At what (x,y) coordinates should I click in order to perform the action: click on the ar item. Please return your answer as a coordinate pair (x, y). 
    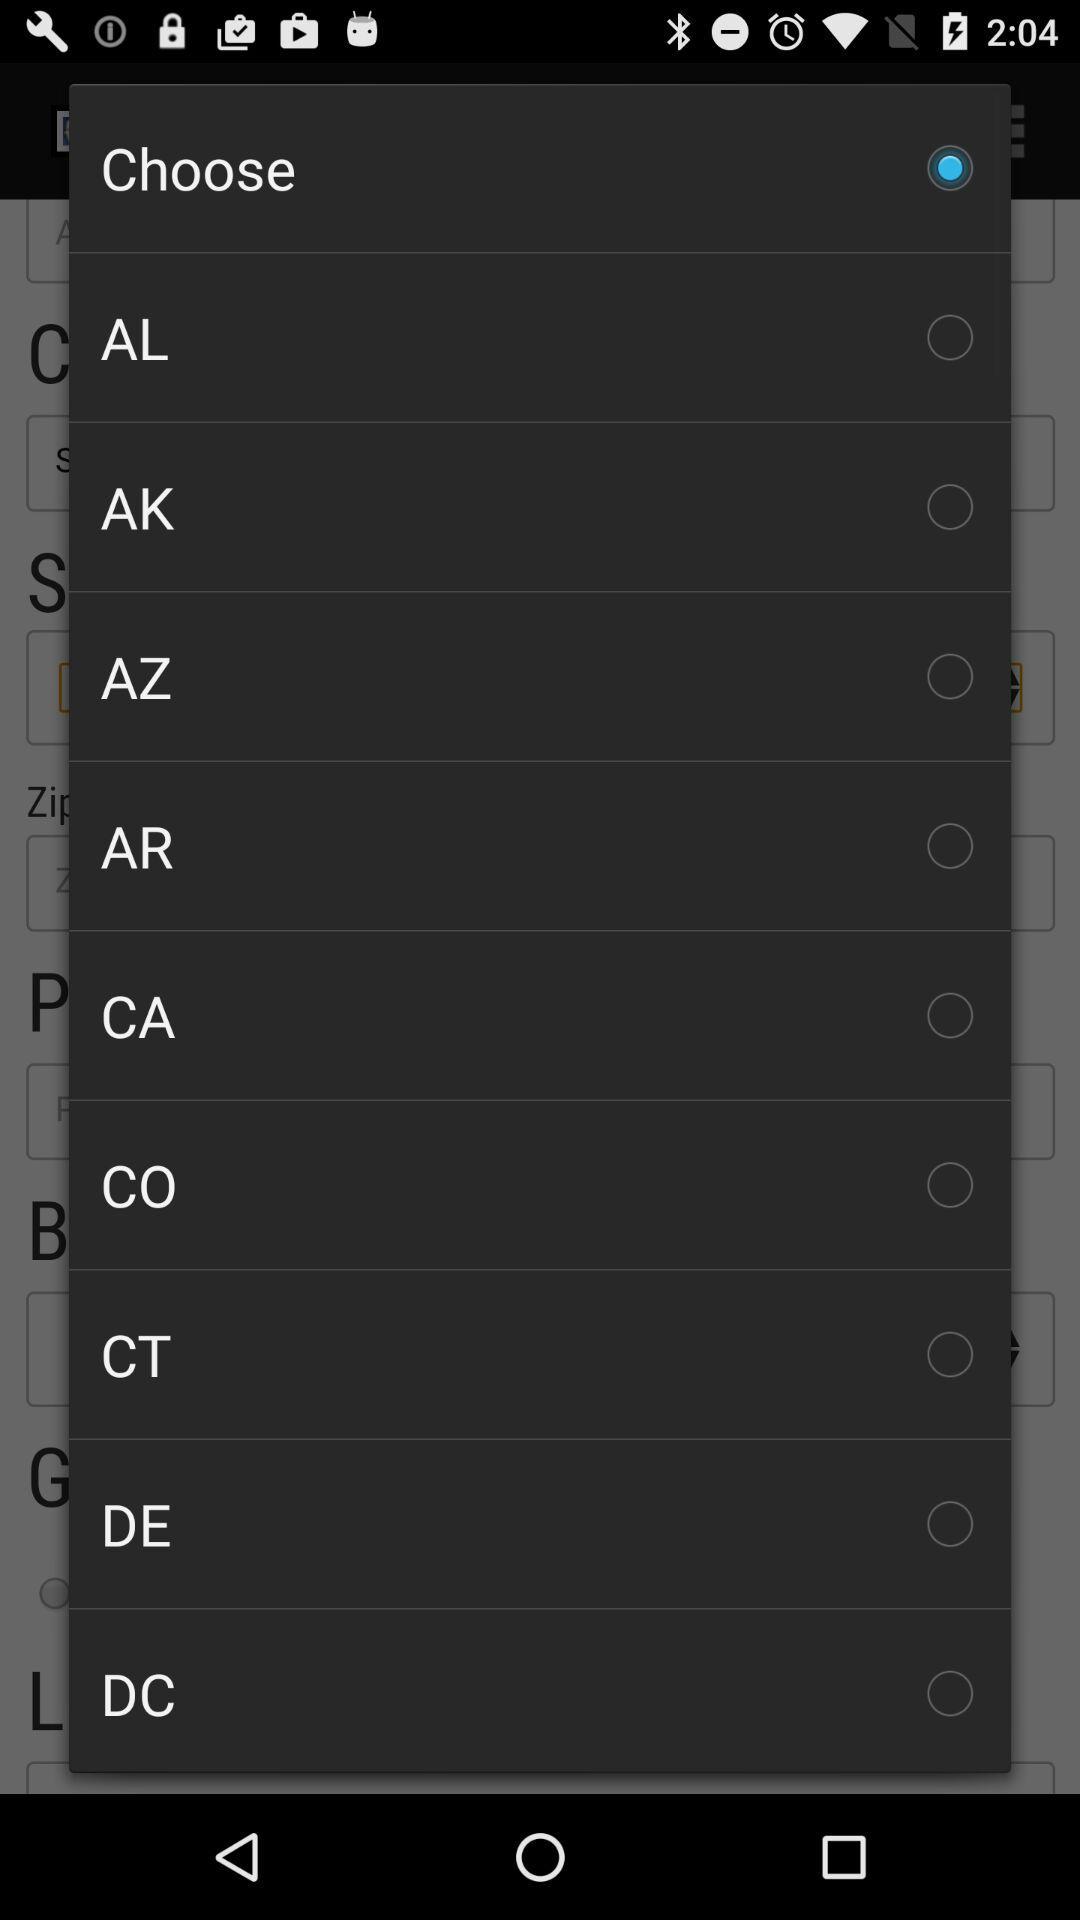
    Looking at the image, I should click on (540, 845).